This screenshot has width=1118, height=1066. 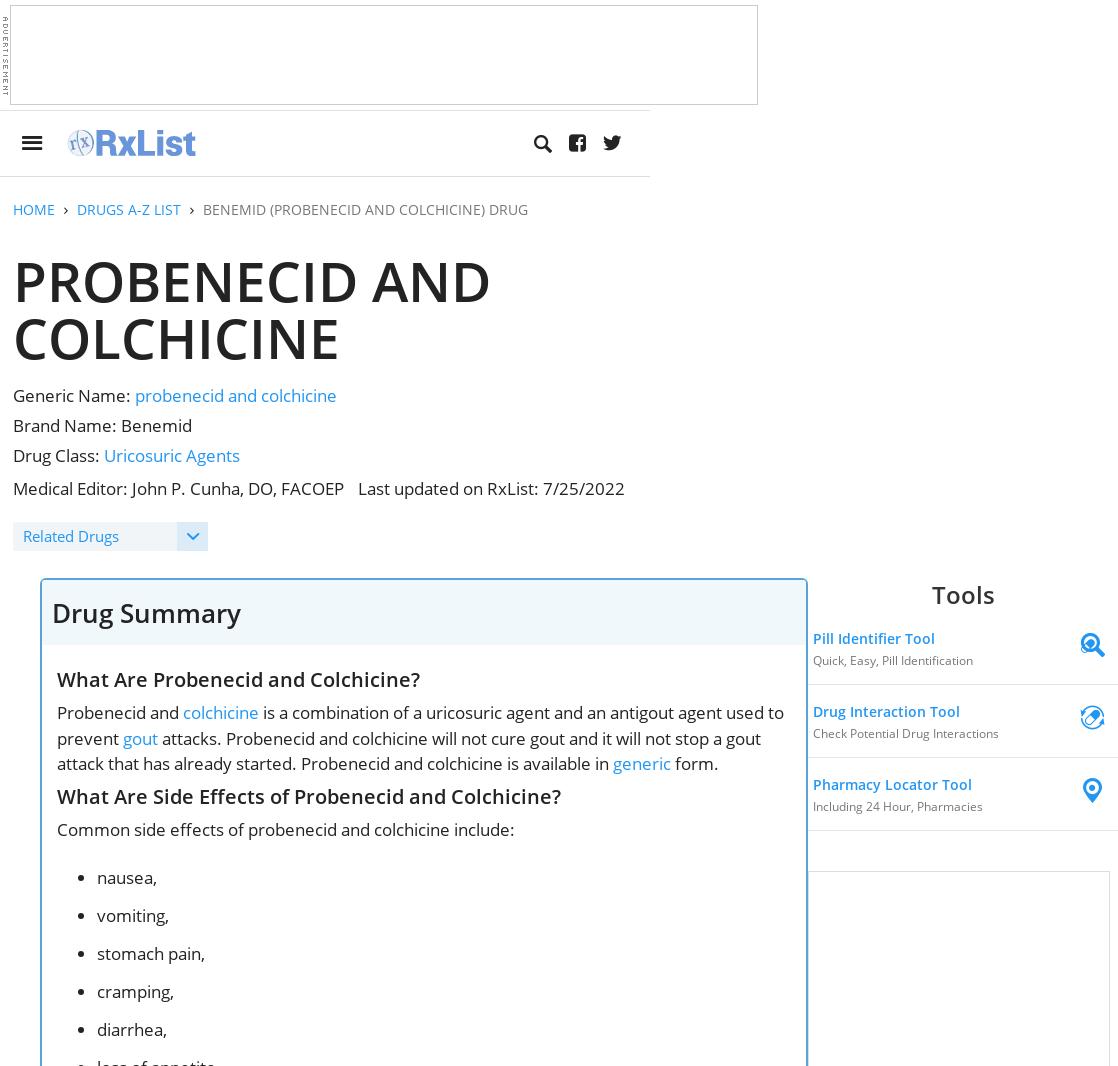 What do you see at coordinates (66, 425) in the screenshot?
I see `'Brand Name:'` at bounding box center [66, 425].